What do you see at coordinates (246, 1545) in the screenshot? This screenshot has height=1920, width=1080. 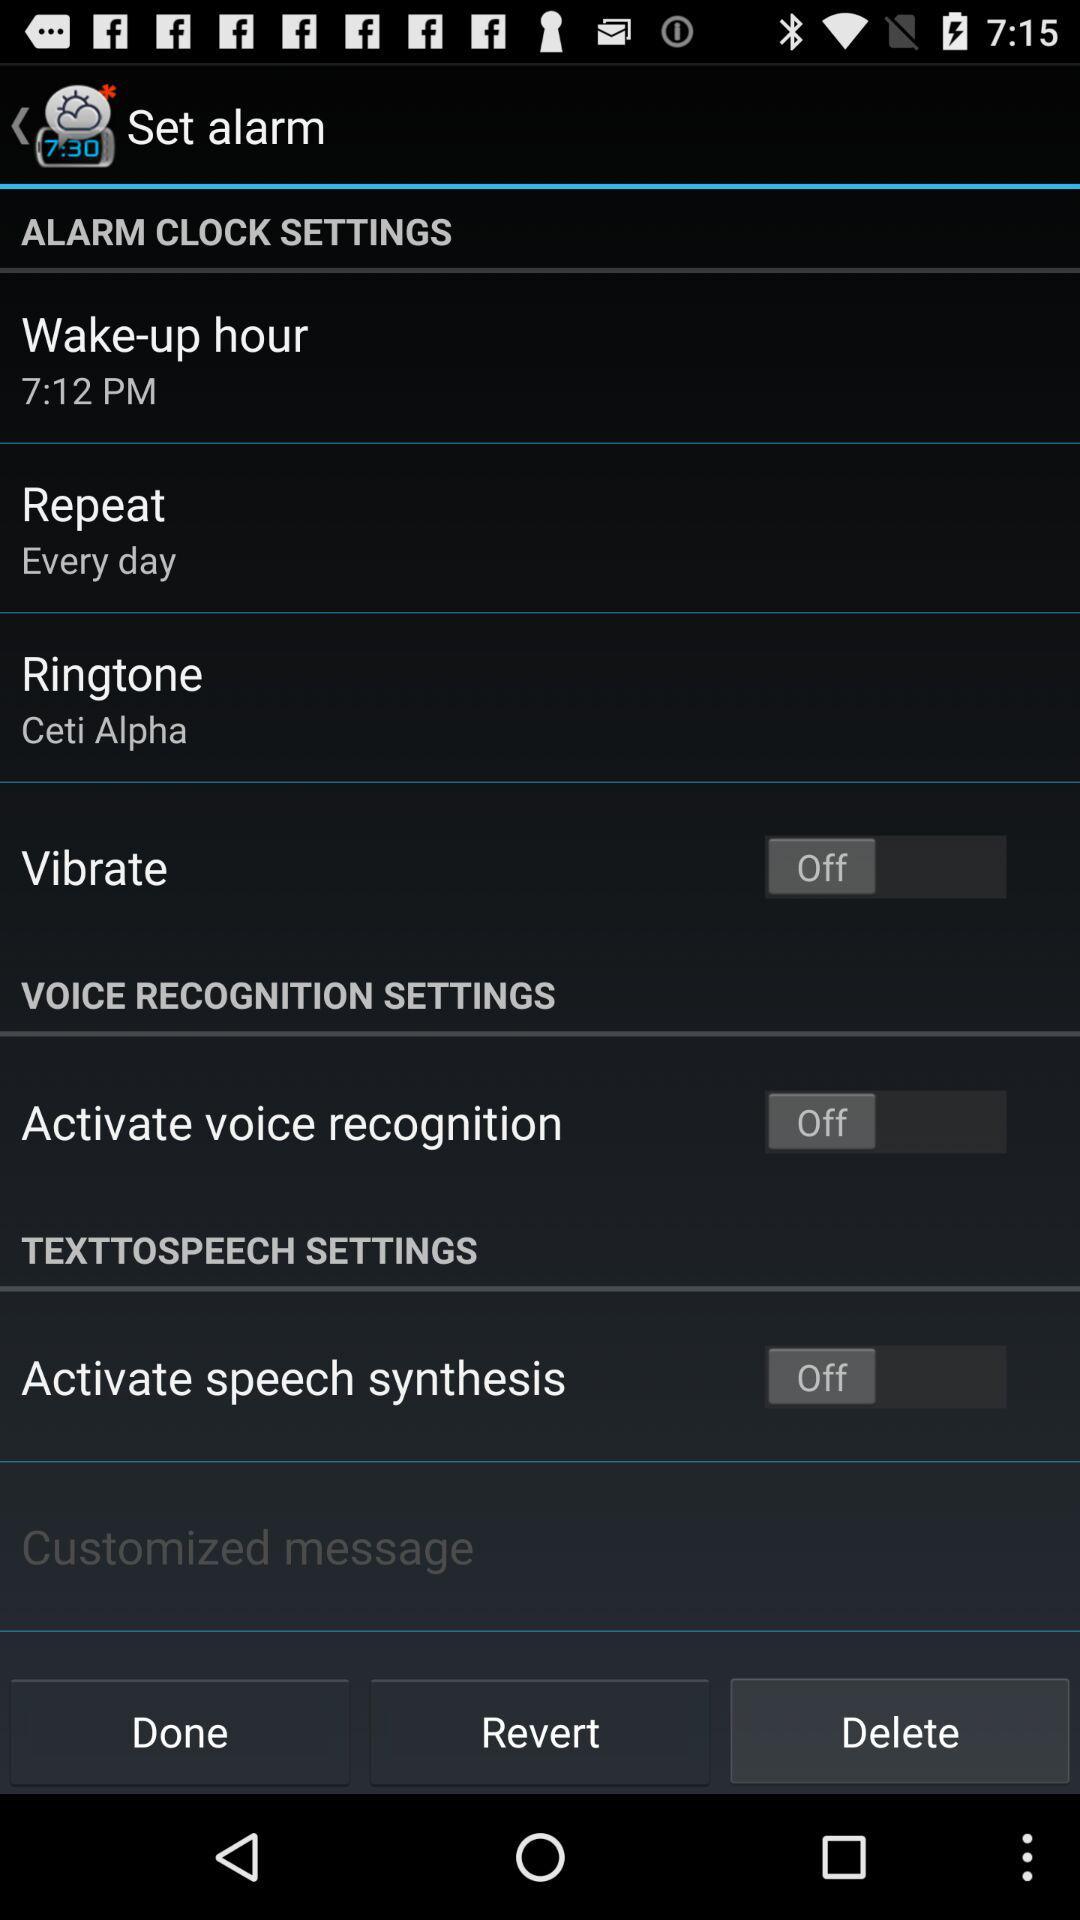 I see `the app below the activate speech synthesis` at bounding box center [246, 1545].